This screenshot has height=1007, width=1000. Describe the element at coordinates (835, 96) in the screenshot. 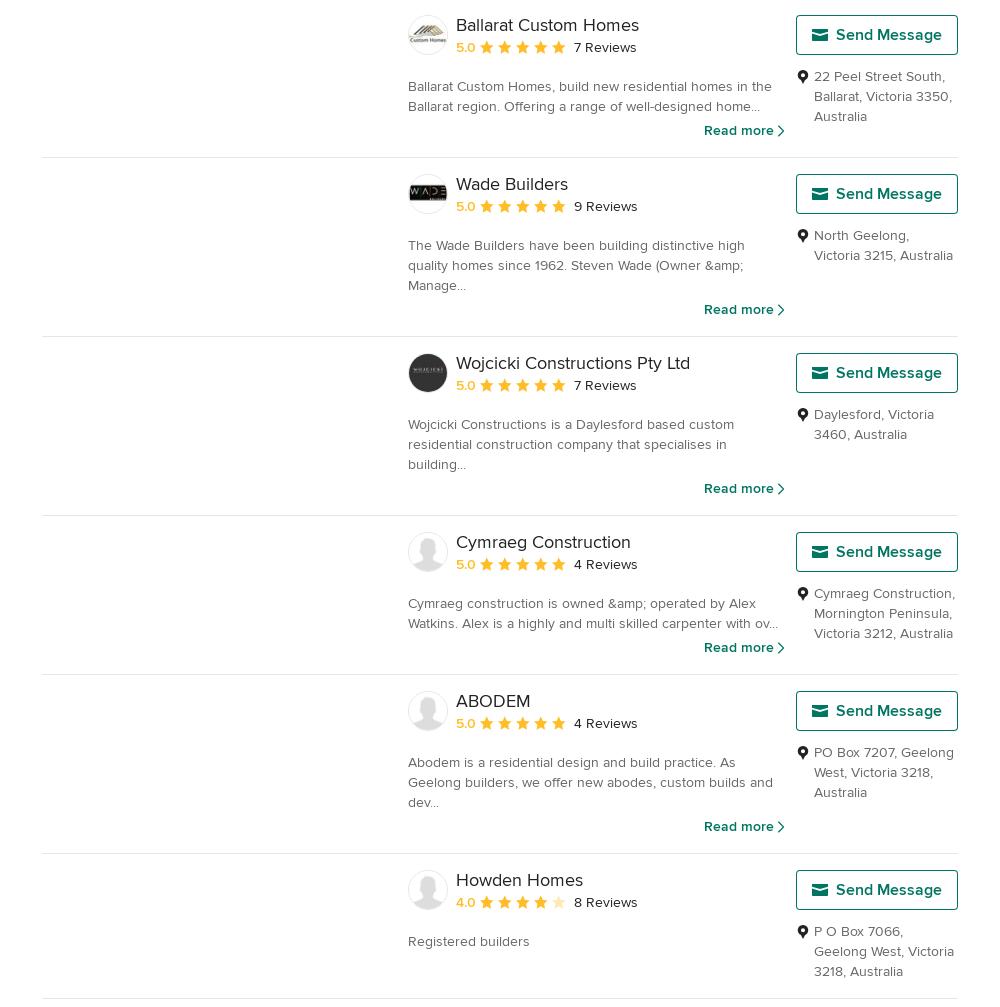

I see `'Ballarat'` at that location.